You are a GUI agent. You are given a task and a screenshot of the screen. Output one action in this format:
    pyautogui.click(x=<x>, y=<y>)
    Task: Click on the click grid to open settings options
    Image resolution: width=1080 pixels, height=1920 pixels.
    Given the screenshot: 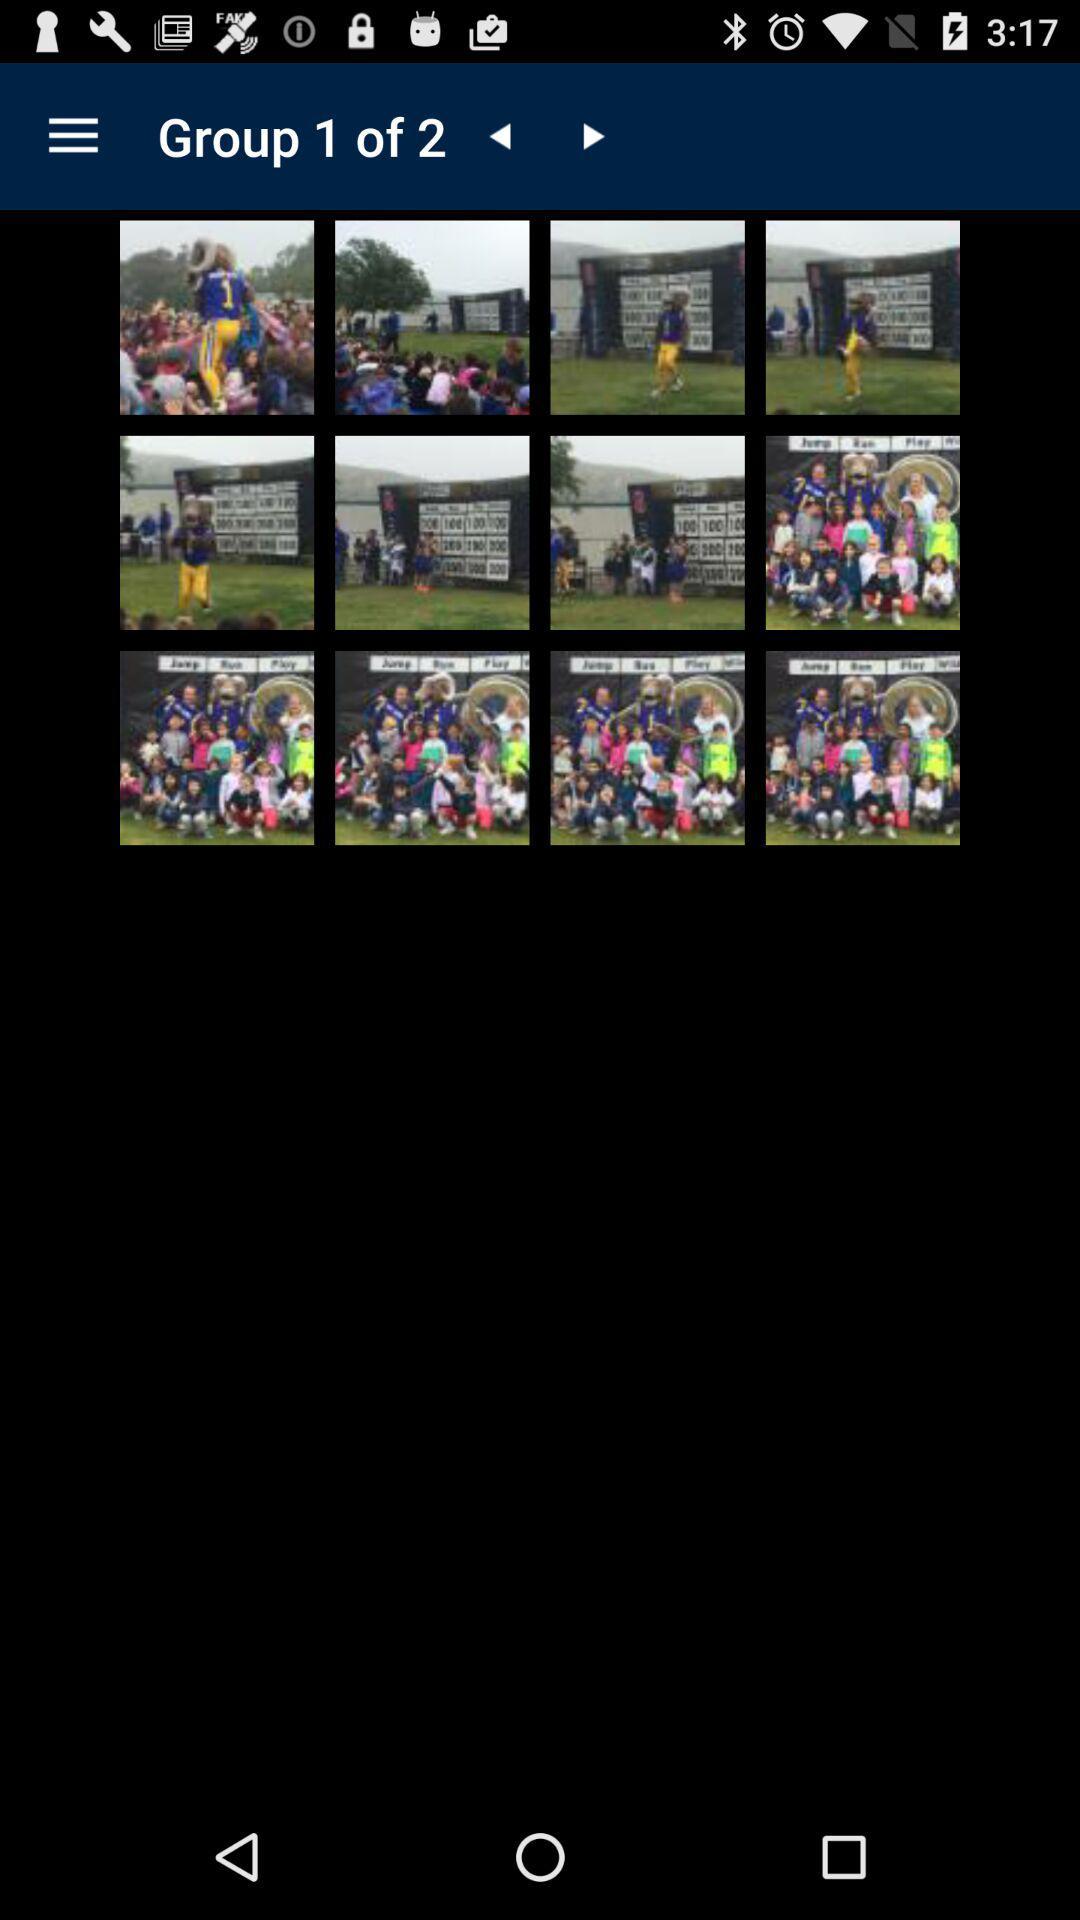 What is the action you would take?
    pyautogui.click(x=72, y=135)
    